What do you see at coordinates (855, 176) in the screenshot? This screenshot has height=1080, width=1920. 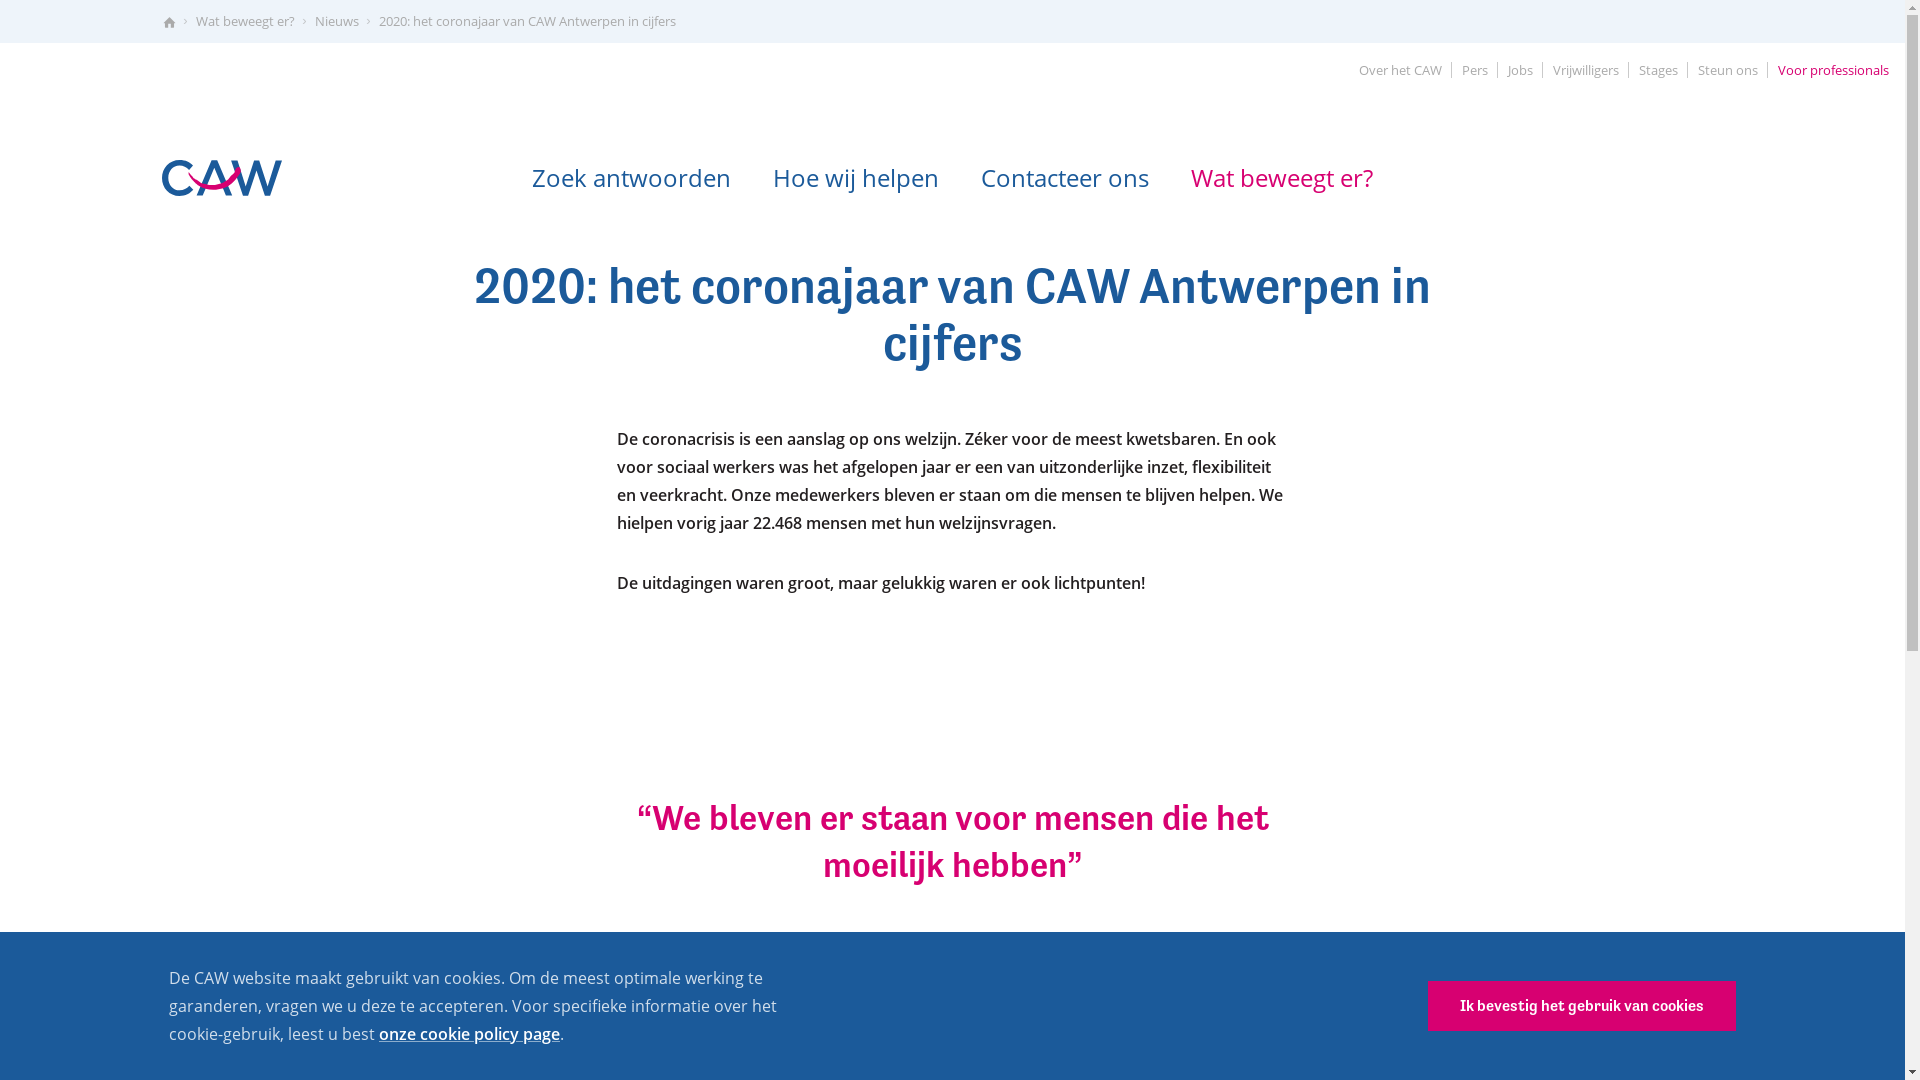 I see `'Hoe wij helpen'` at bounding box center [855, 176].